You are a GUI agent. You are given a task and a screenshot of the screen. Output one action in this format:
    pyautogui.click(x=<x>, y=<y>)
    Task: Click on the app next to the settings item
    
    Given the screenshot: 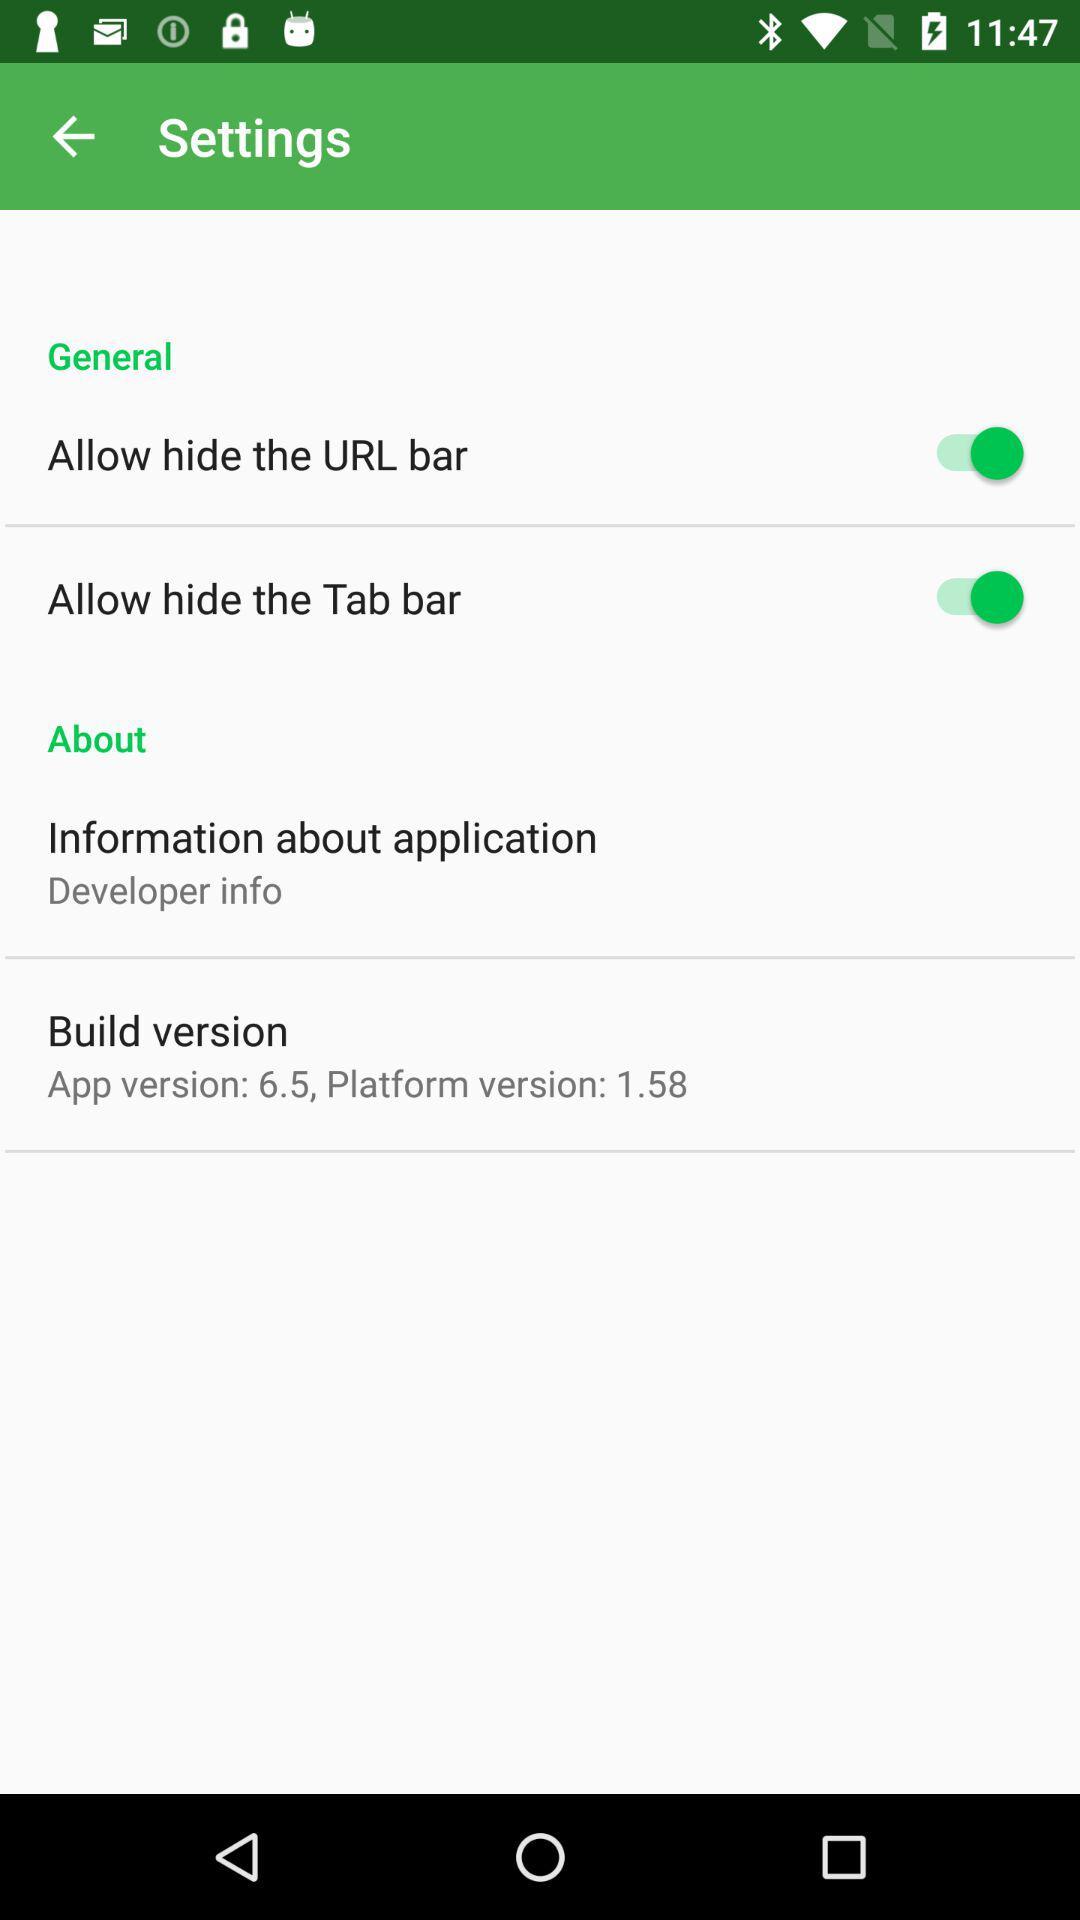 What is the action you would take?
    pyautogui.click(x=72, y=135)
    